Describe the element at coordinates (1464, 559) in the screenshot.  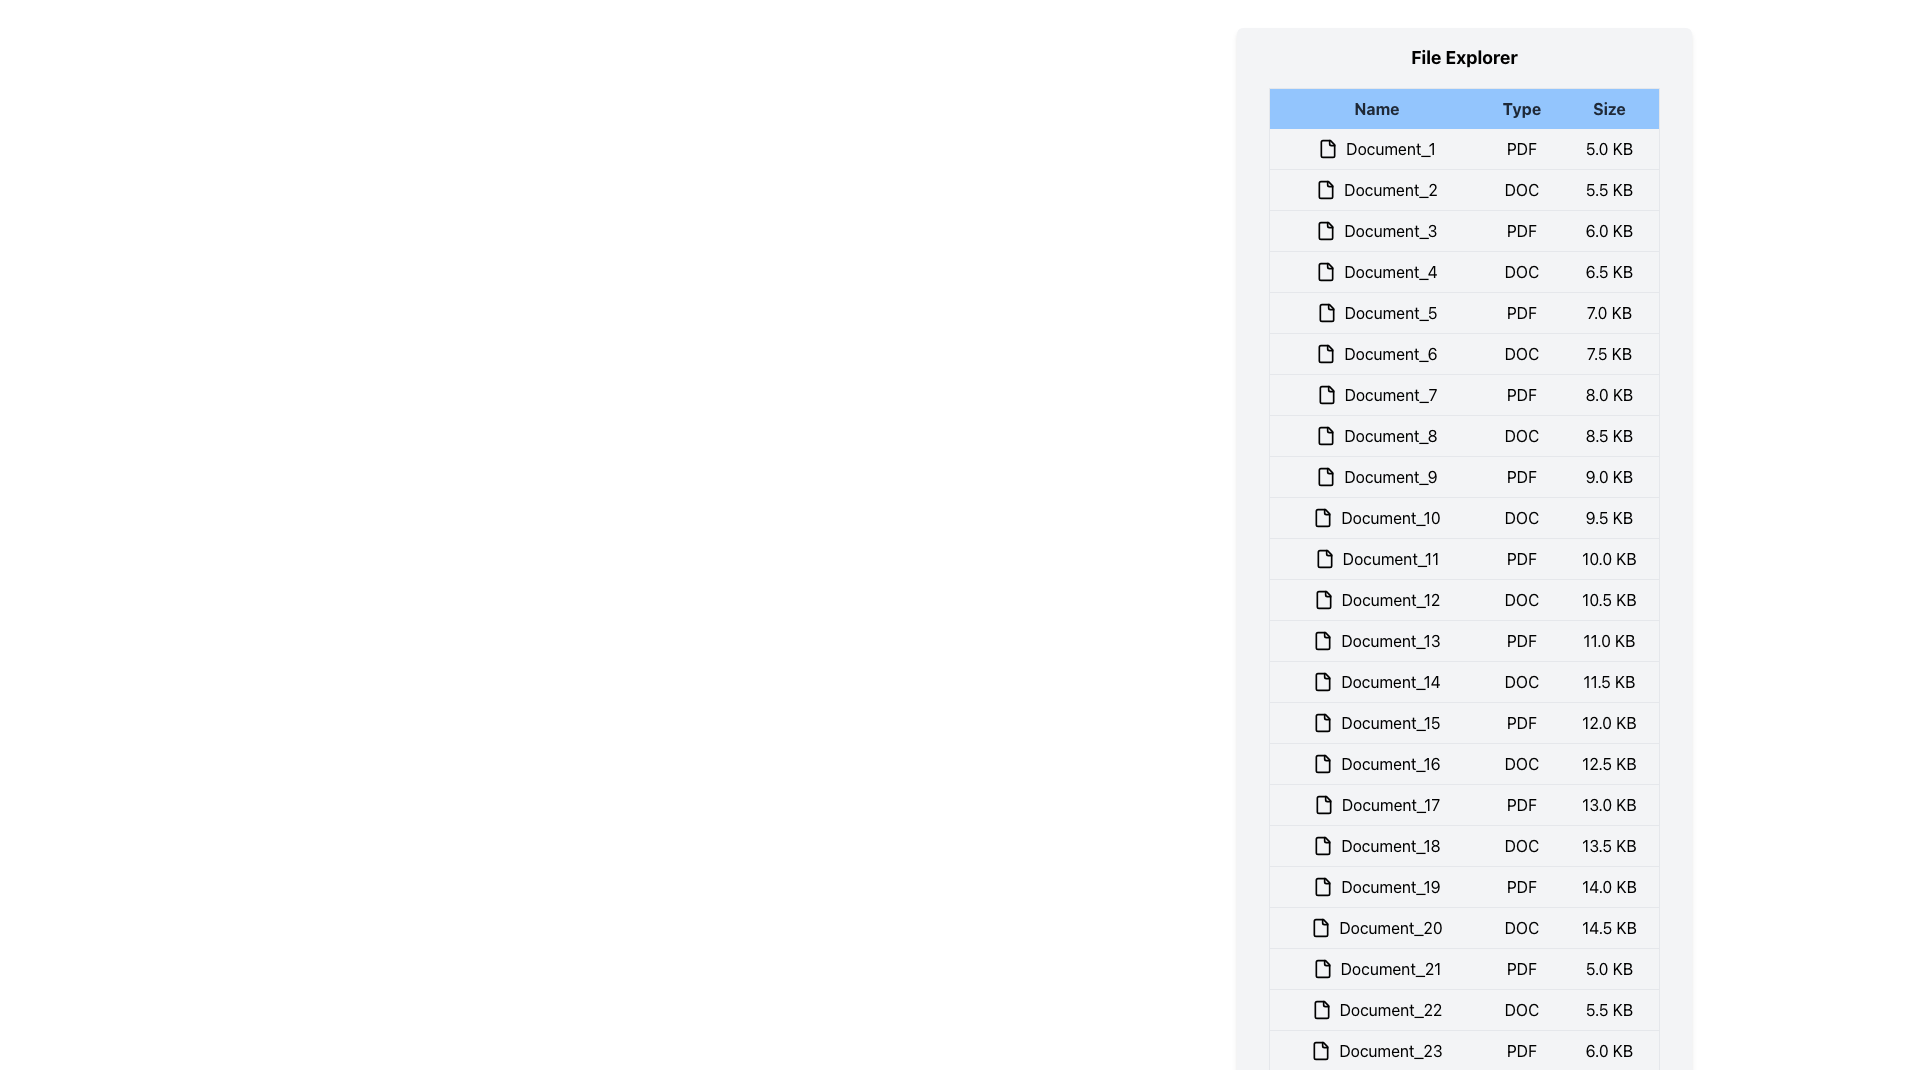
I see `the list item displaying 'Document_11' in the file explorer` at that location.